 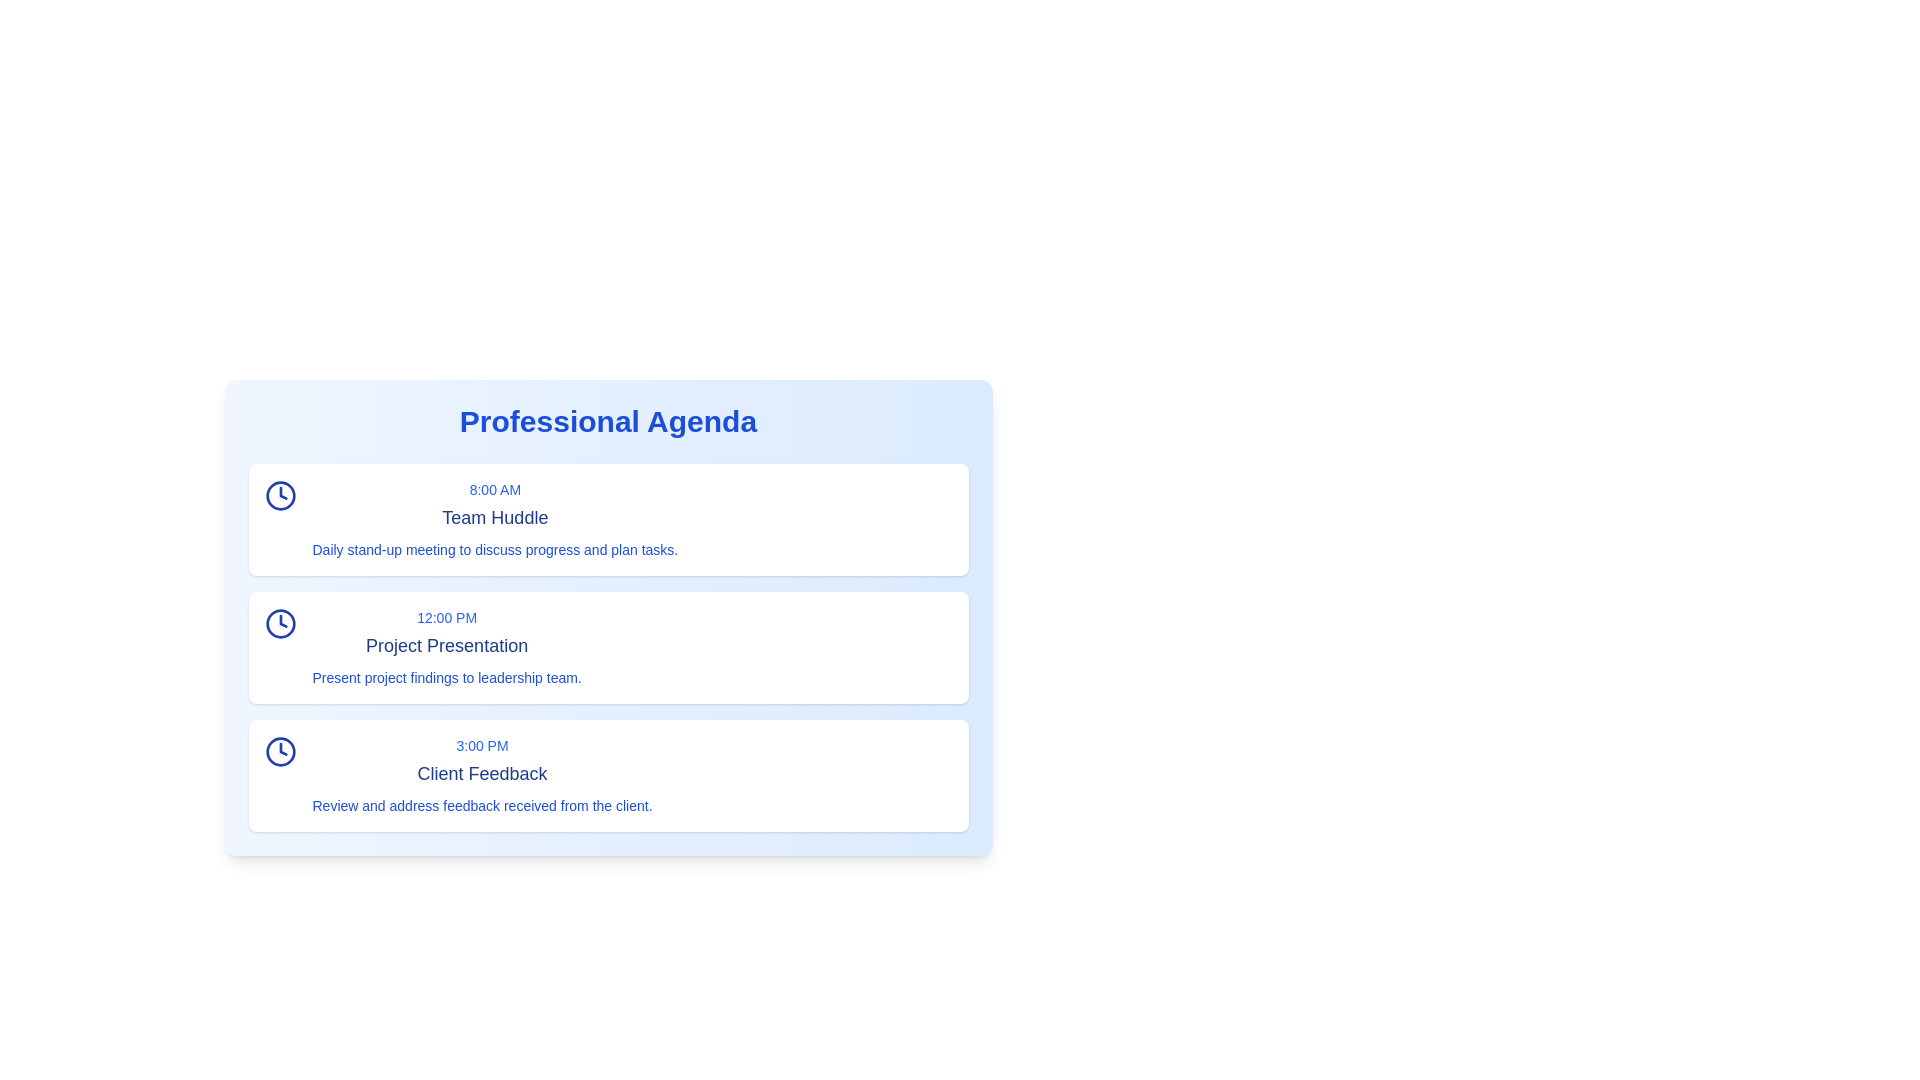 I want to click on the time-related icon that signifies '8:00 AM', located directly to the left of the text '8:00 AM' in the first card of the agenda, so click(x=279, y=495).